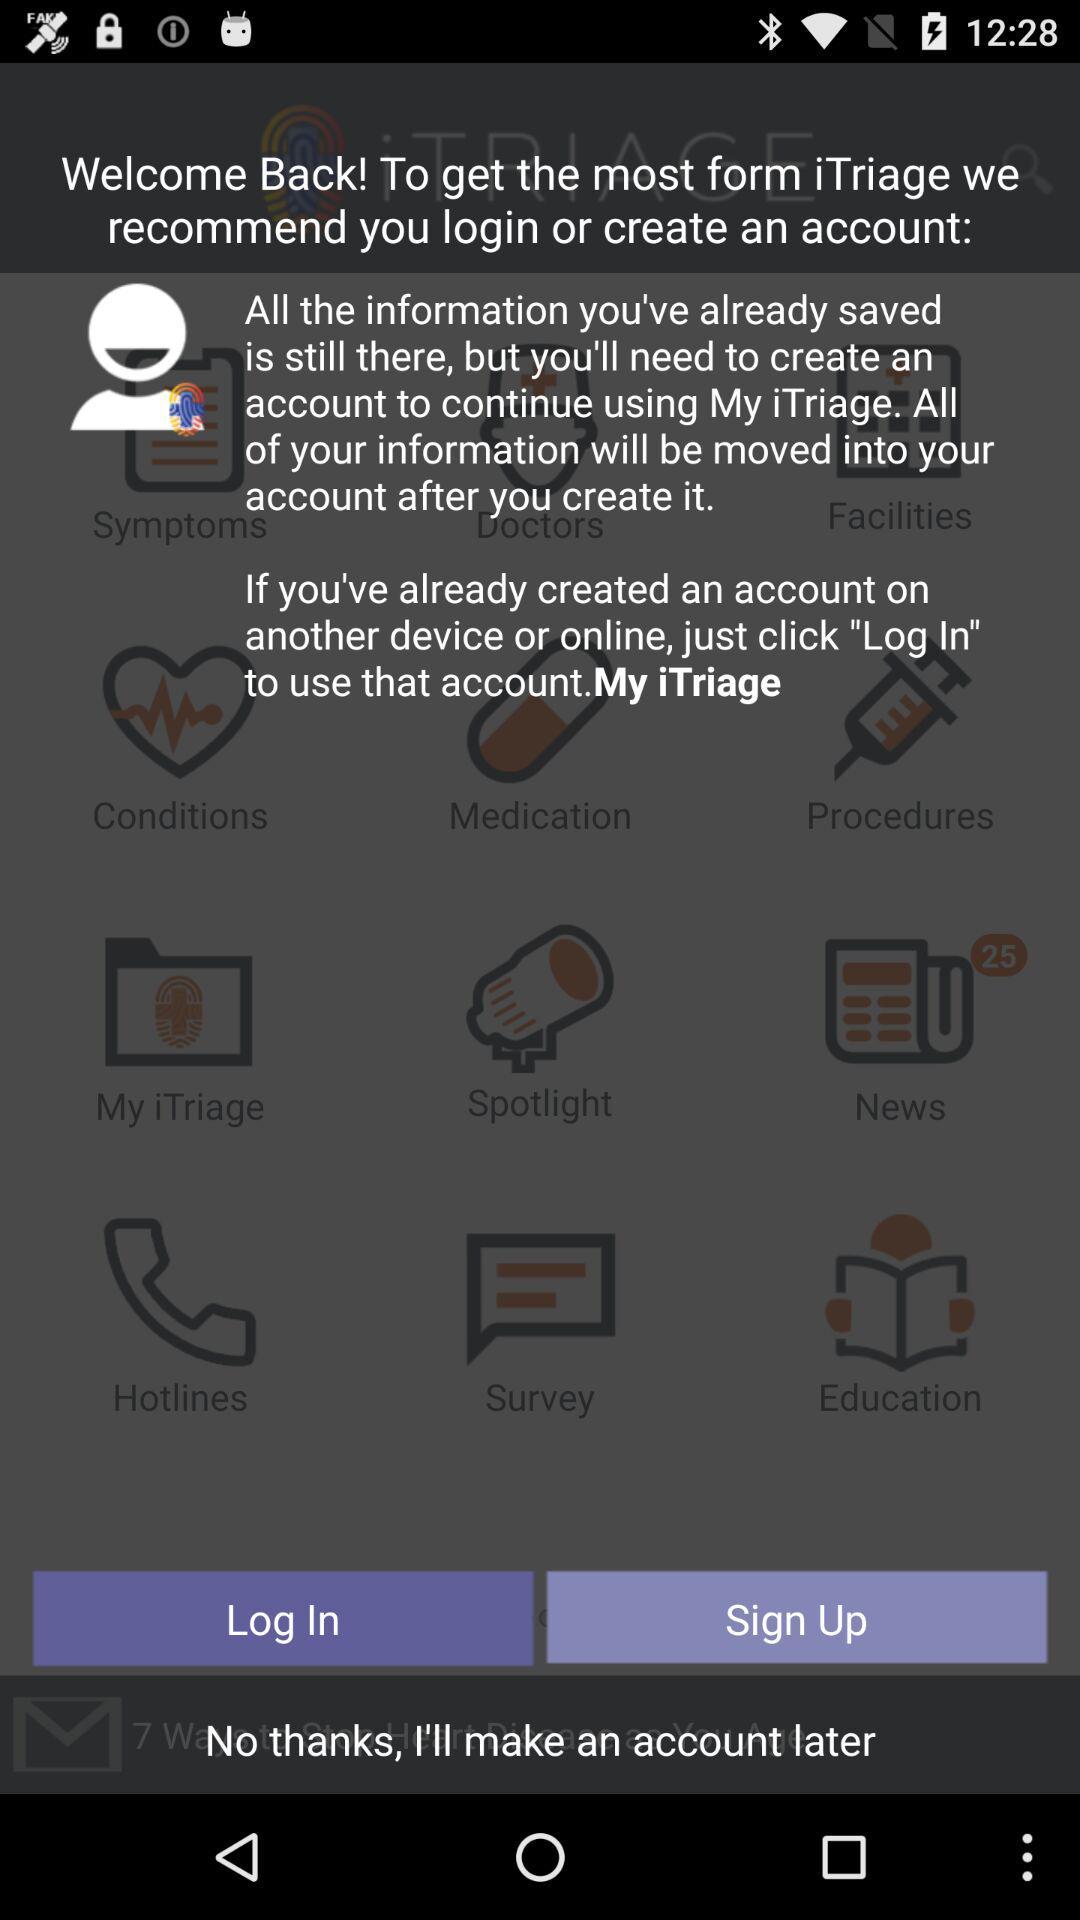 This screenshot has height=1920, width=1080. What do you see at coordinates (540, 1744) in the screenshot?
I see `the no thanks i button` at bounding box center [540, 1744].